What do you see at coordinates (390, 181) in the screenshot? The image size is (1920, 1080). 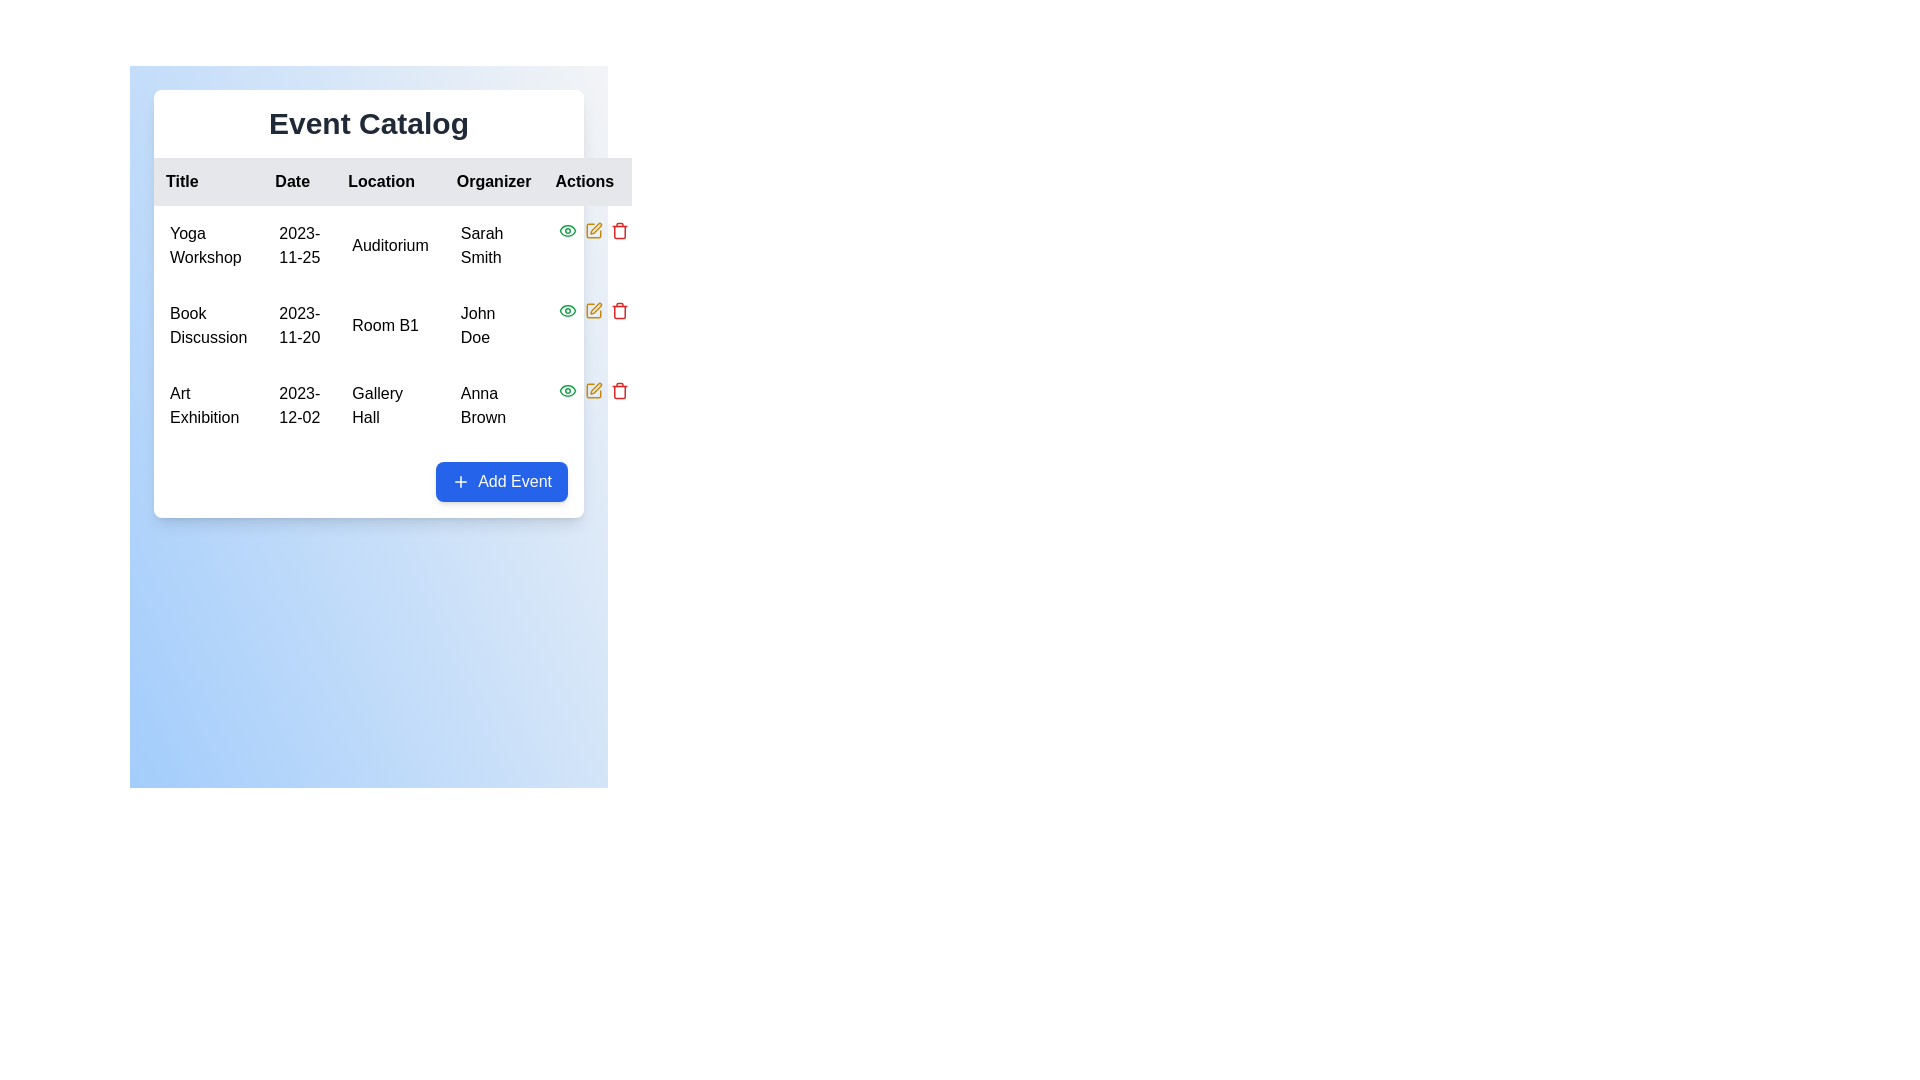 I see `the header label for the locations column, which is the third item from the left in the table header, located between the 'Date' and 'Organizer' columns` at bounding box center [390, 181].